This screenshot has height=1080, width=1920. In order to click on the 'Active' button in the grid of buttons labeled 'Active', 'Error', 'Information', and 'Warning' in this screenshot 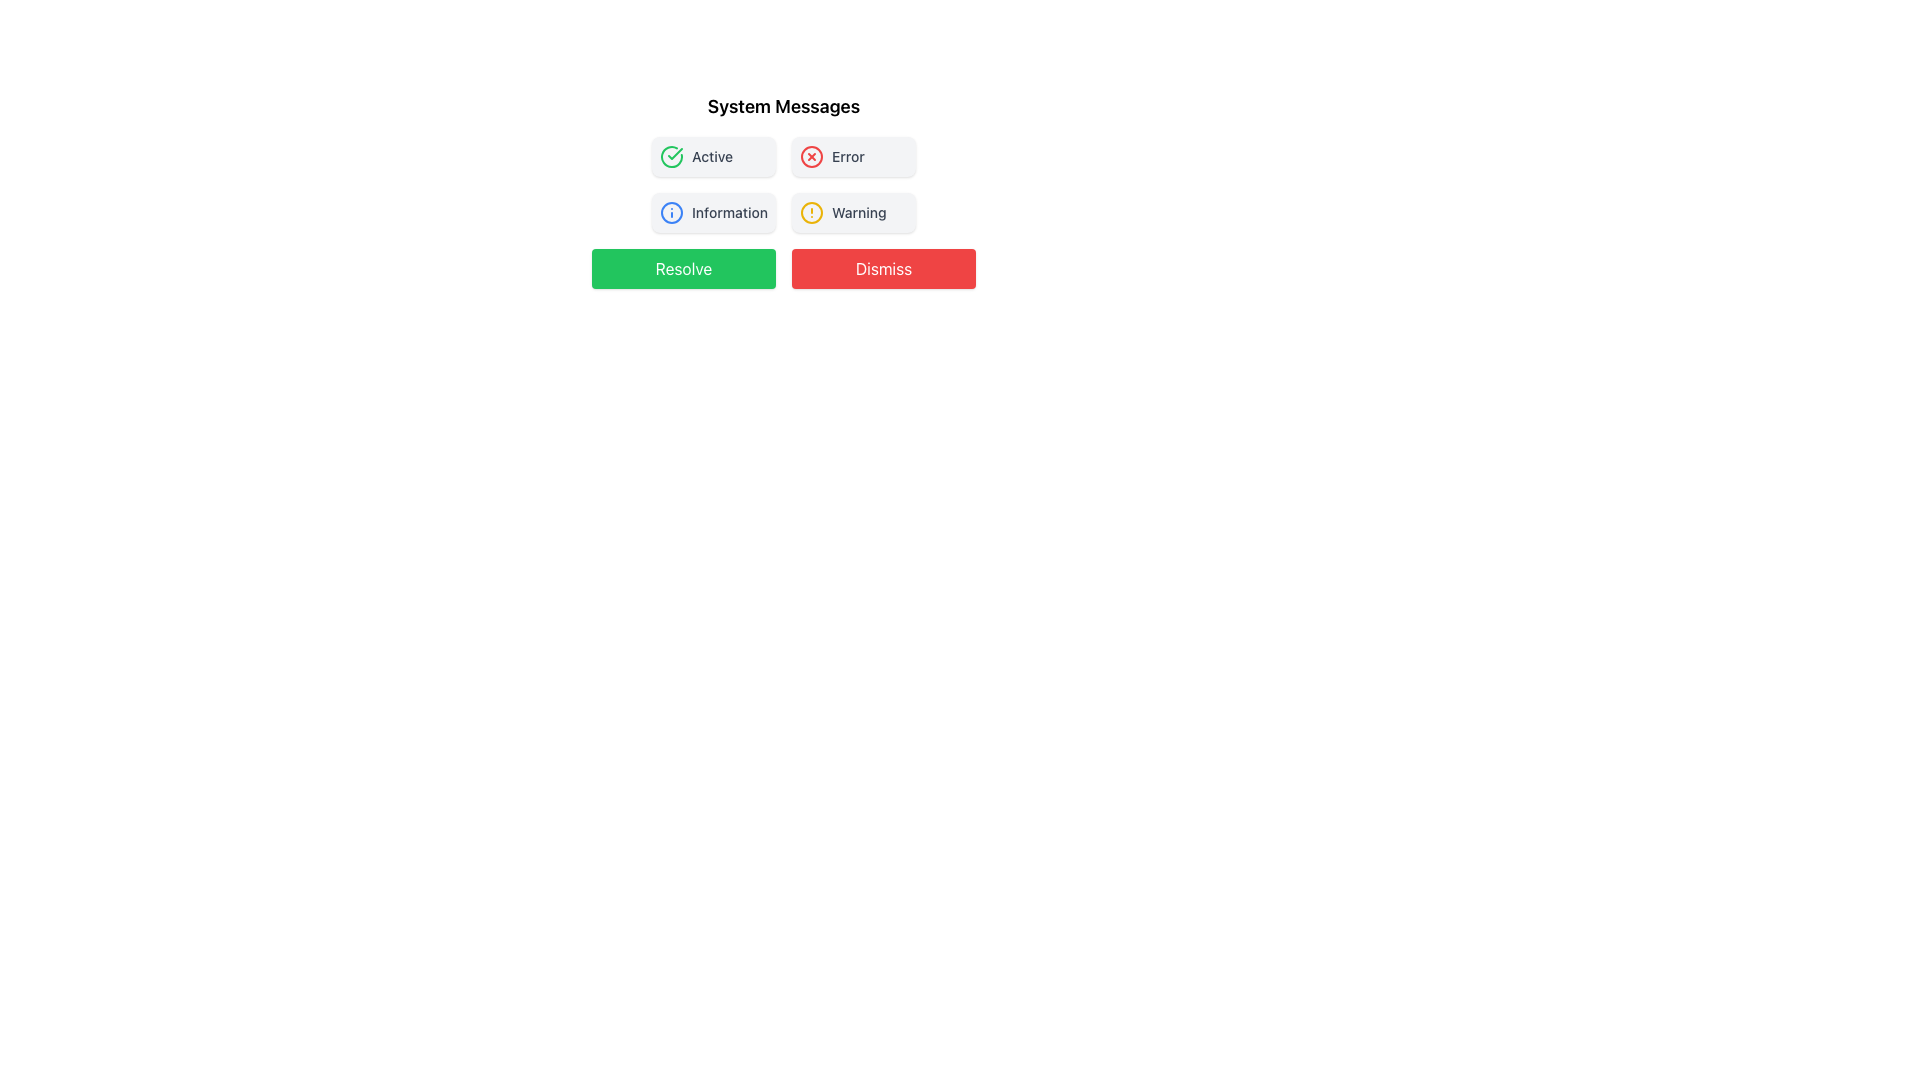, I will do `click(782, 185)`.